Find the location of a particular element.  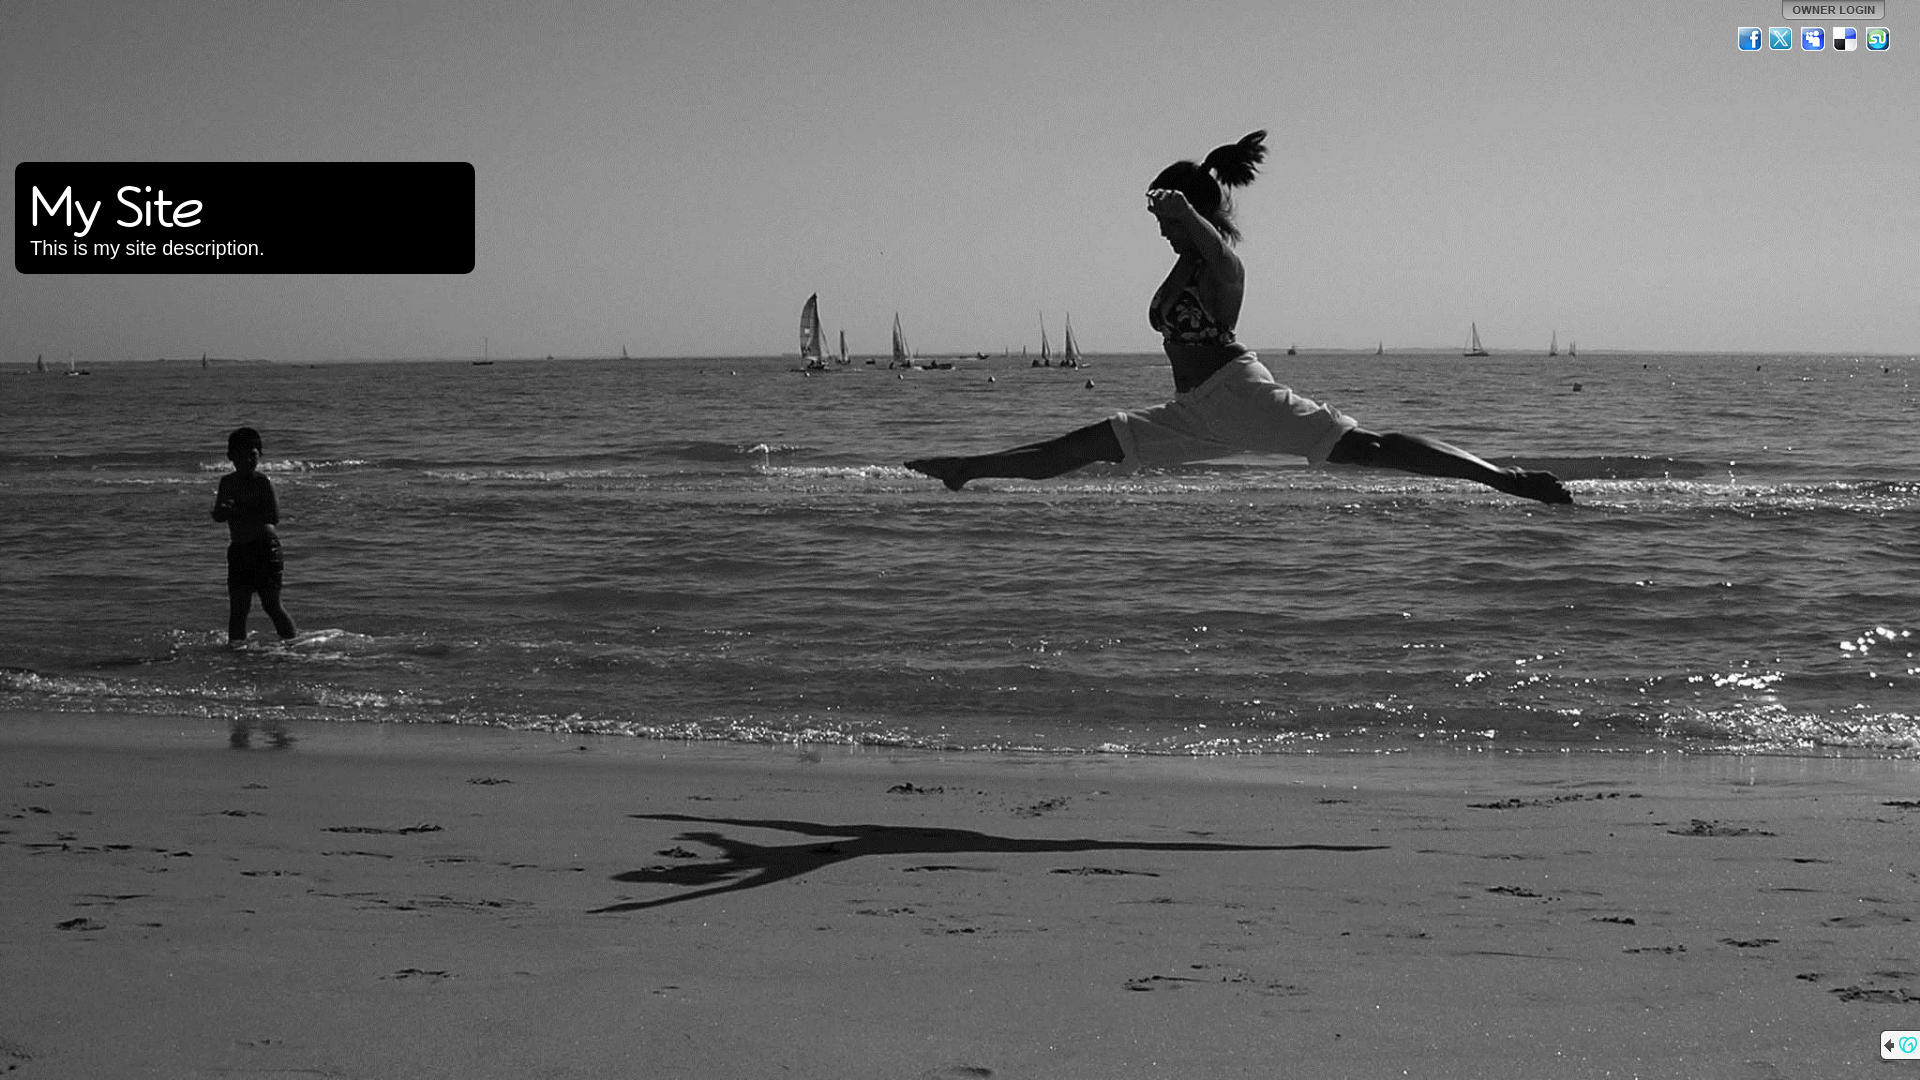

'Twitter' is located at coordinates (1781, 38).